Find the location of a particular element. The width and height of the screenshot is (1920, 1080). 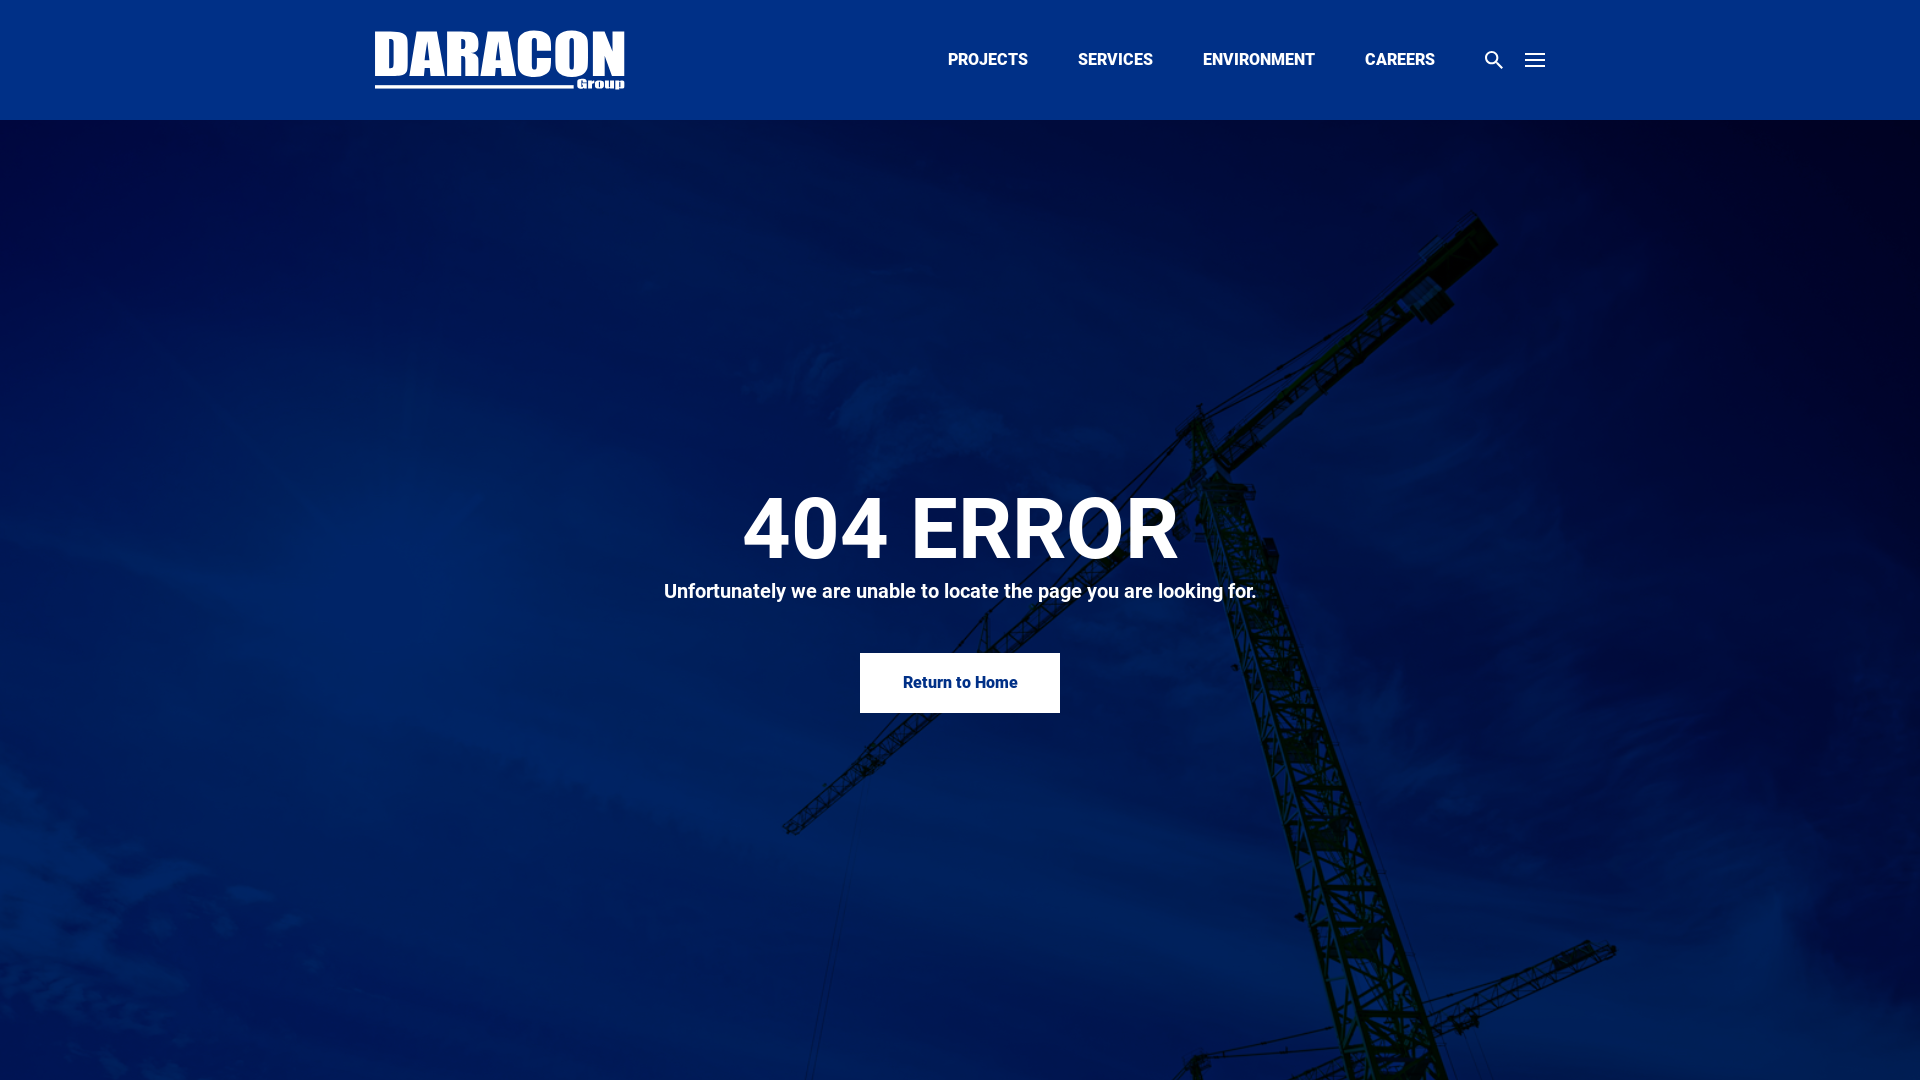

'PROJECTS' is located at coordinates (988, 58).